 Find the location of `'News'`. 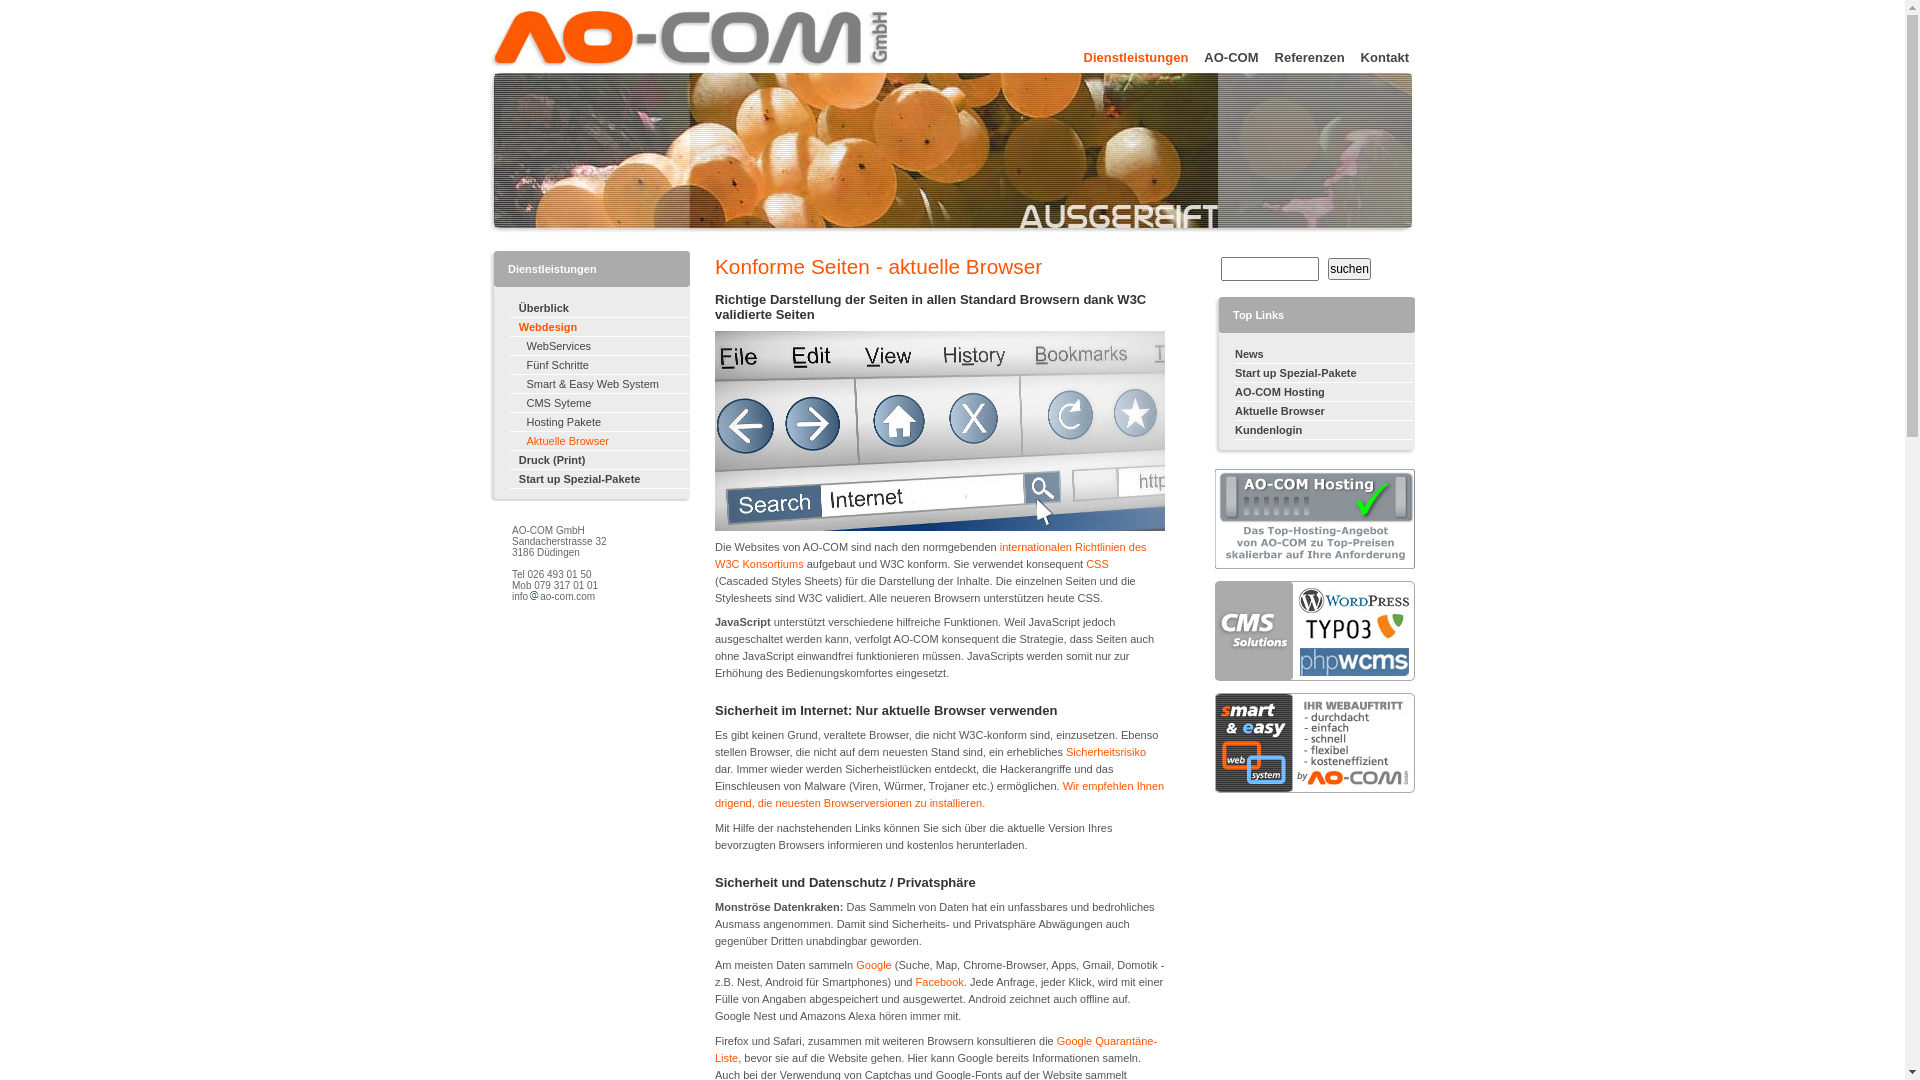

'News' is located at coordinates (1324, 353).